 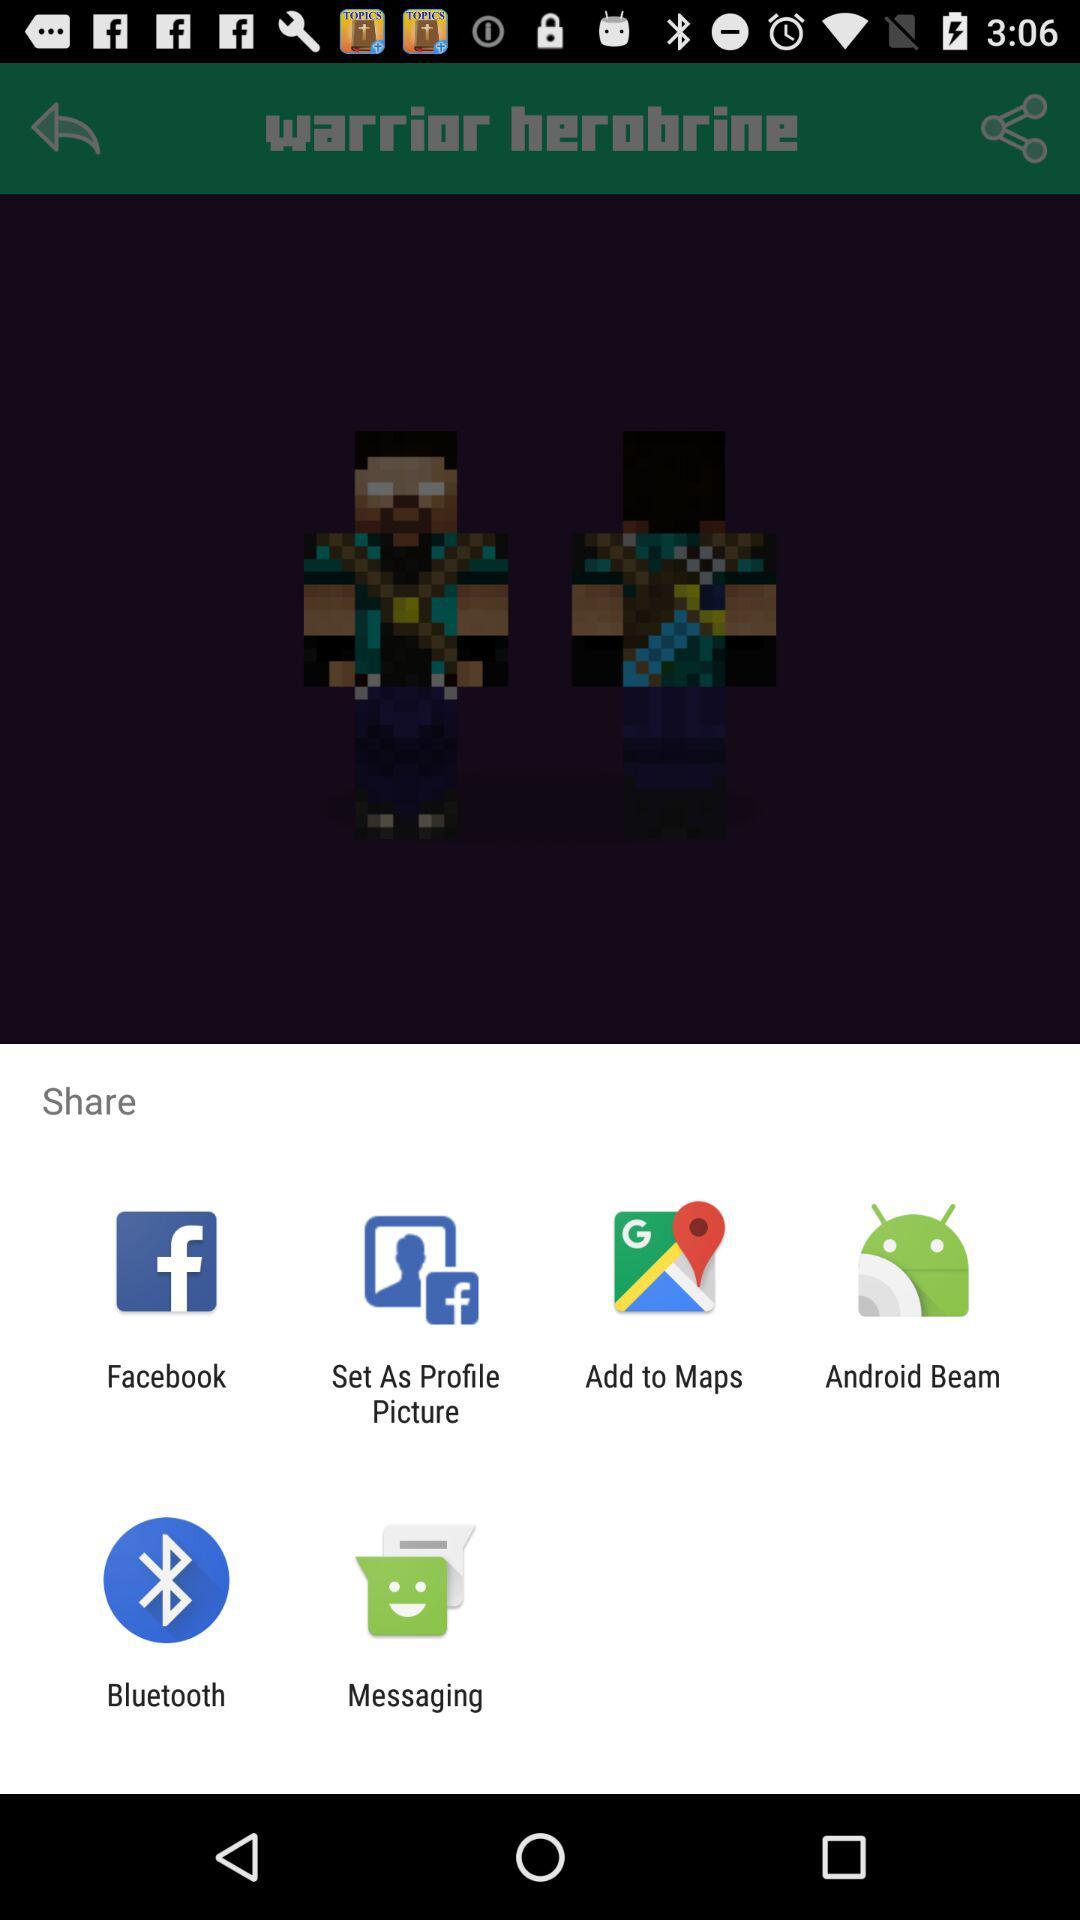 I want to click on the item to the right of add to maps app, so click(x=913, y=1392).